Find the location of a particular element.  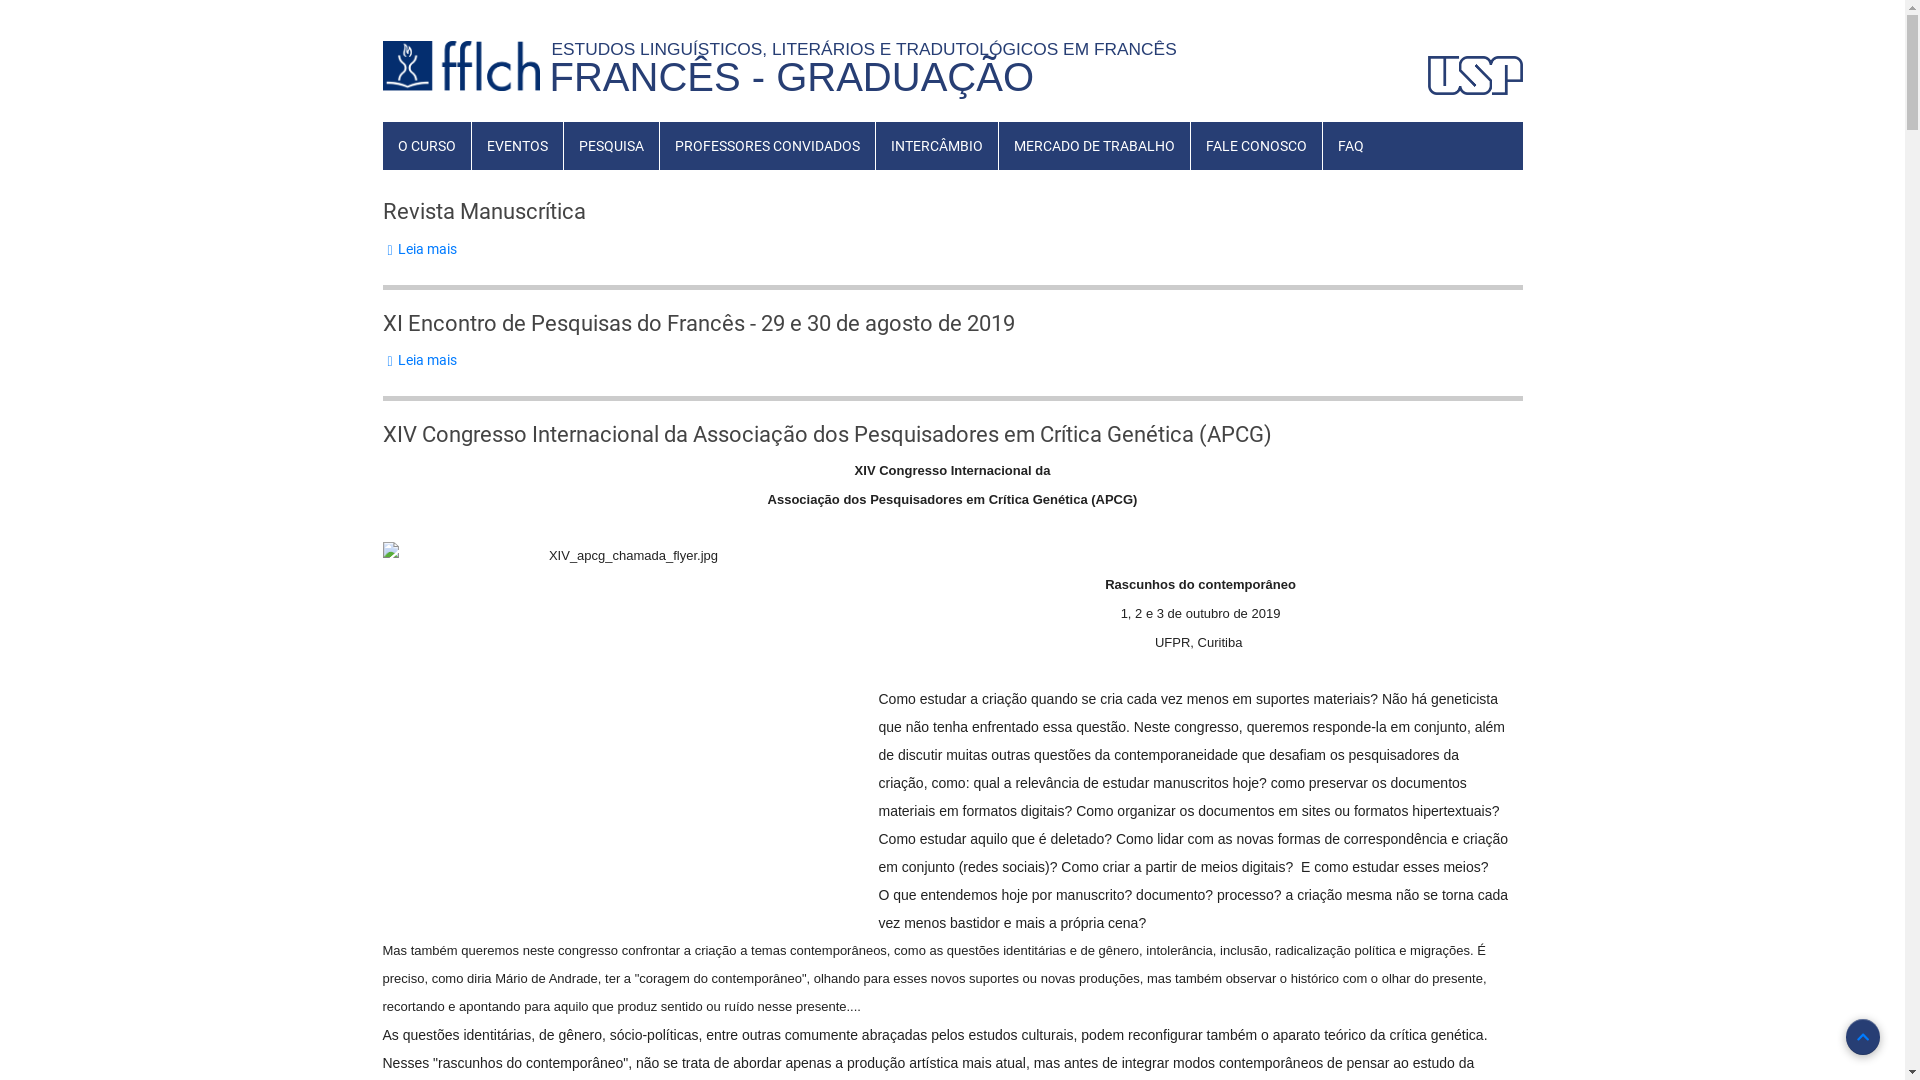

'Back to Top' is located at coordinates (1861, 1036).